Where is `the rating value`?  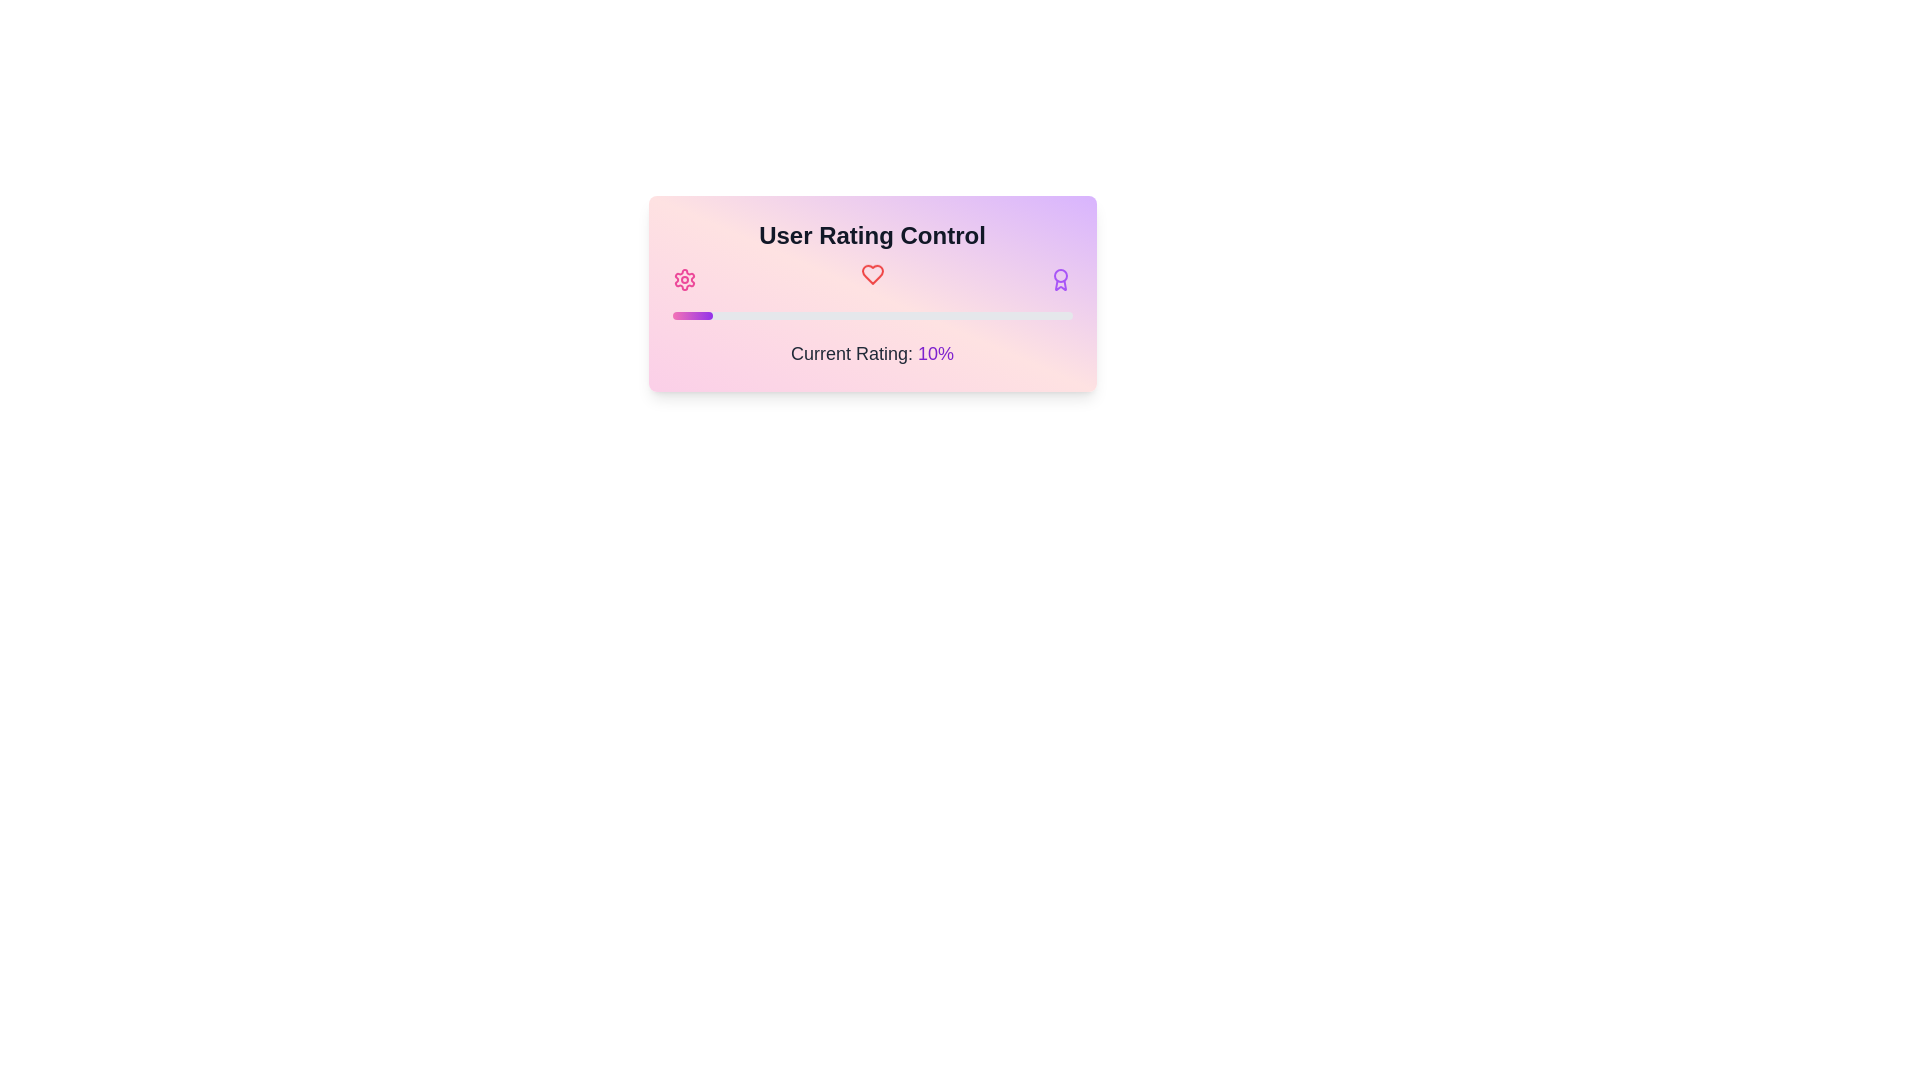
the rating value is located at coordinates (864, 280).